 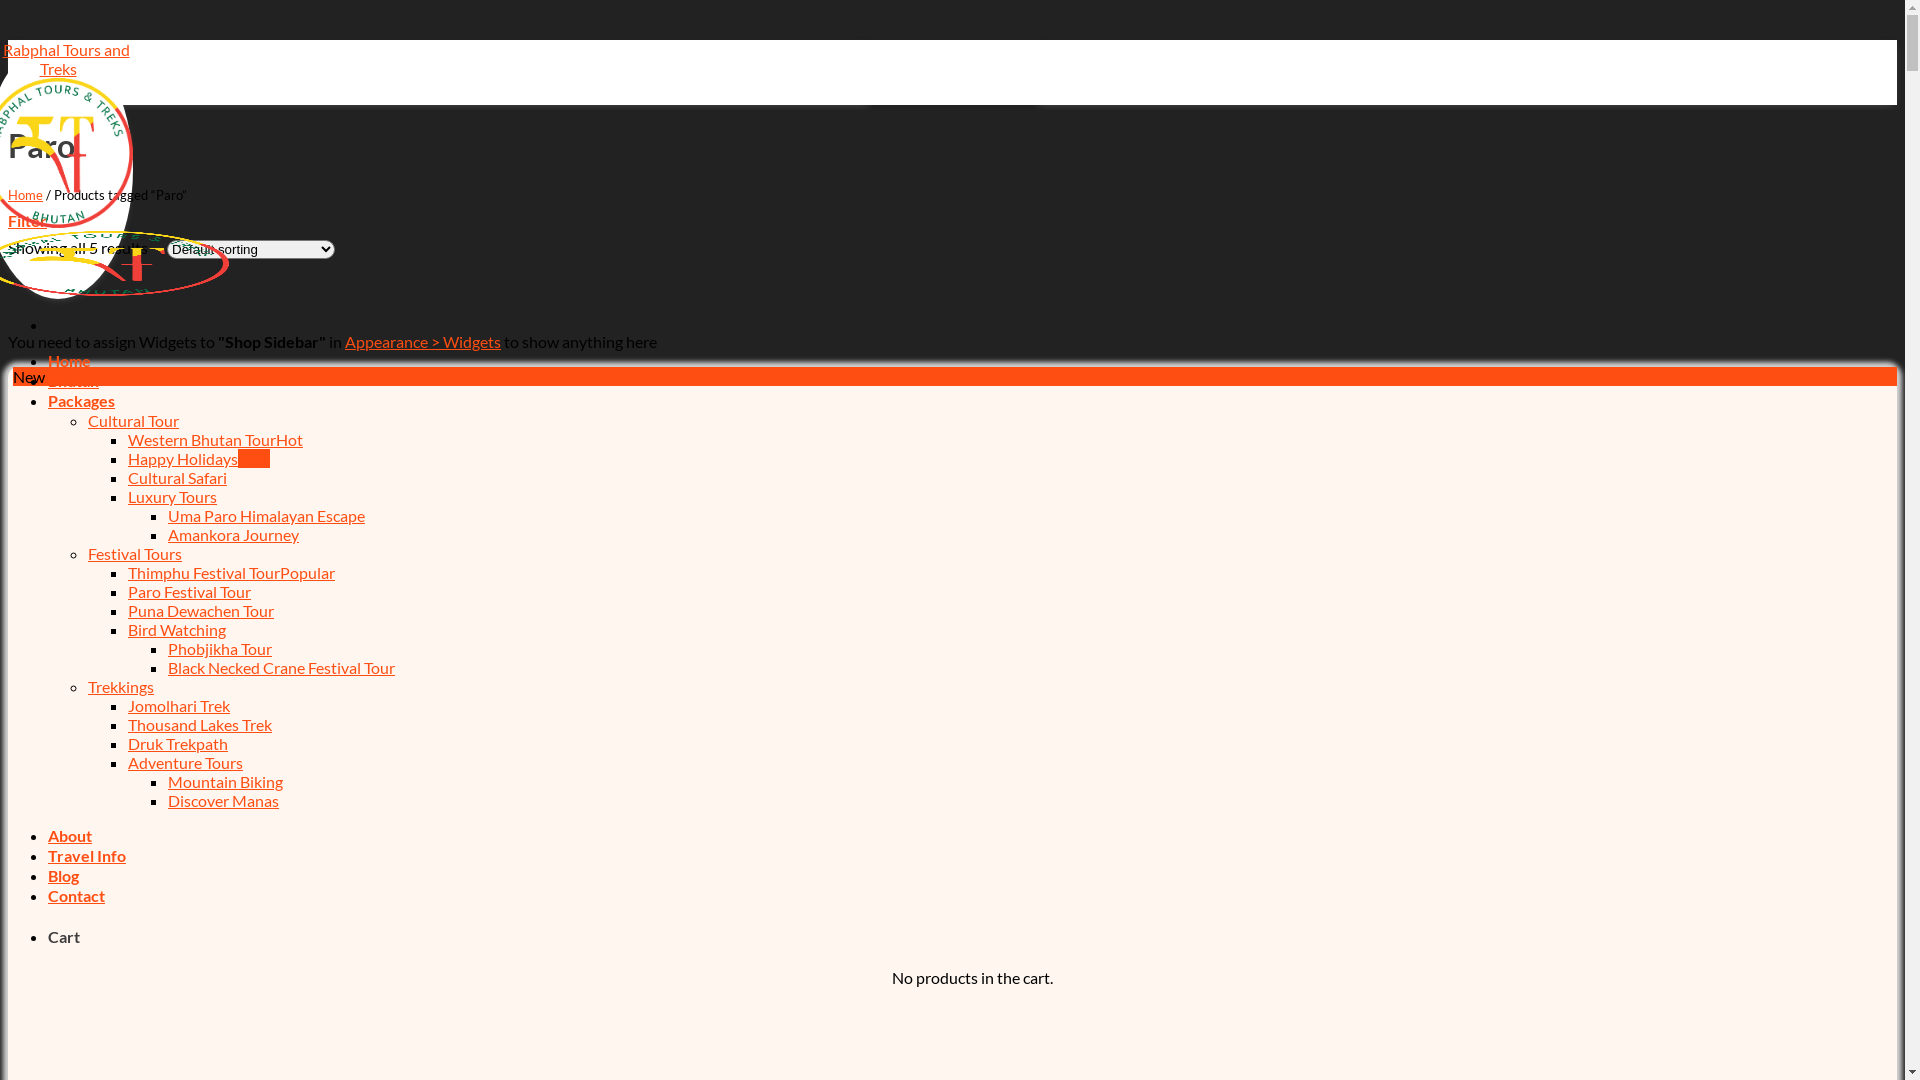 What do you see at coordinates (198, 458) in the screenshot?
I see `'Happy Holidays'` at bounding box center [198, 458].